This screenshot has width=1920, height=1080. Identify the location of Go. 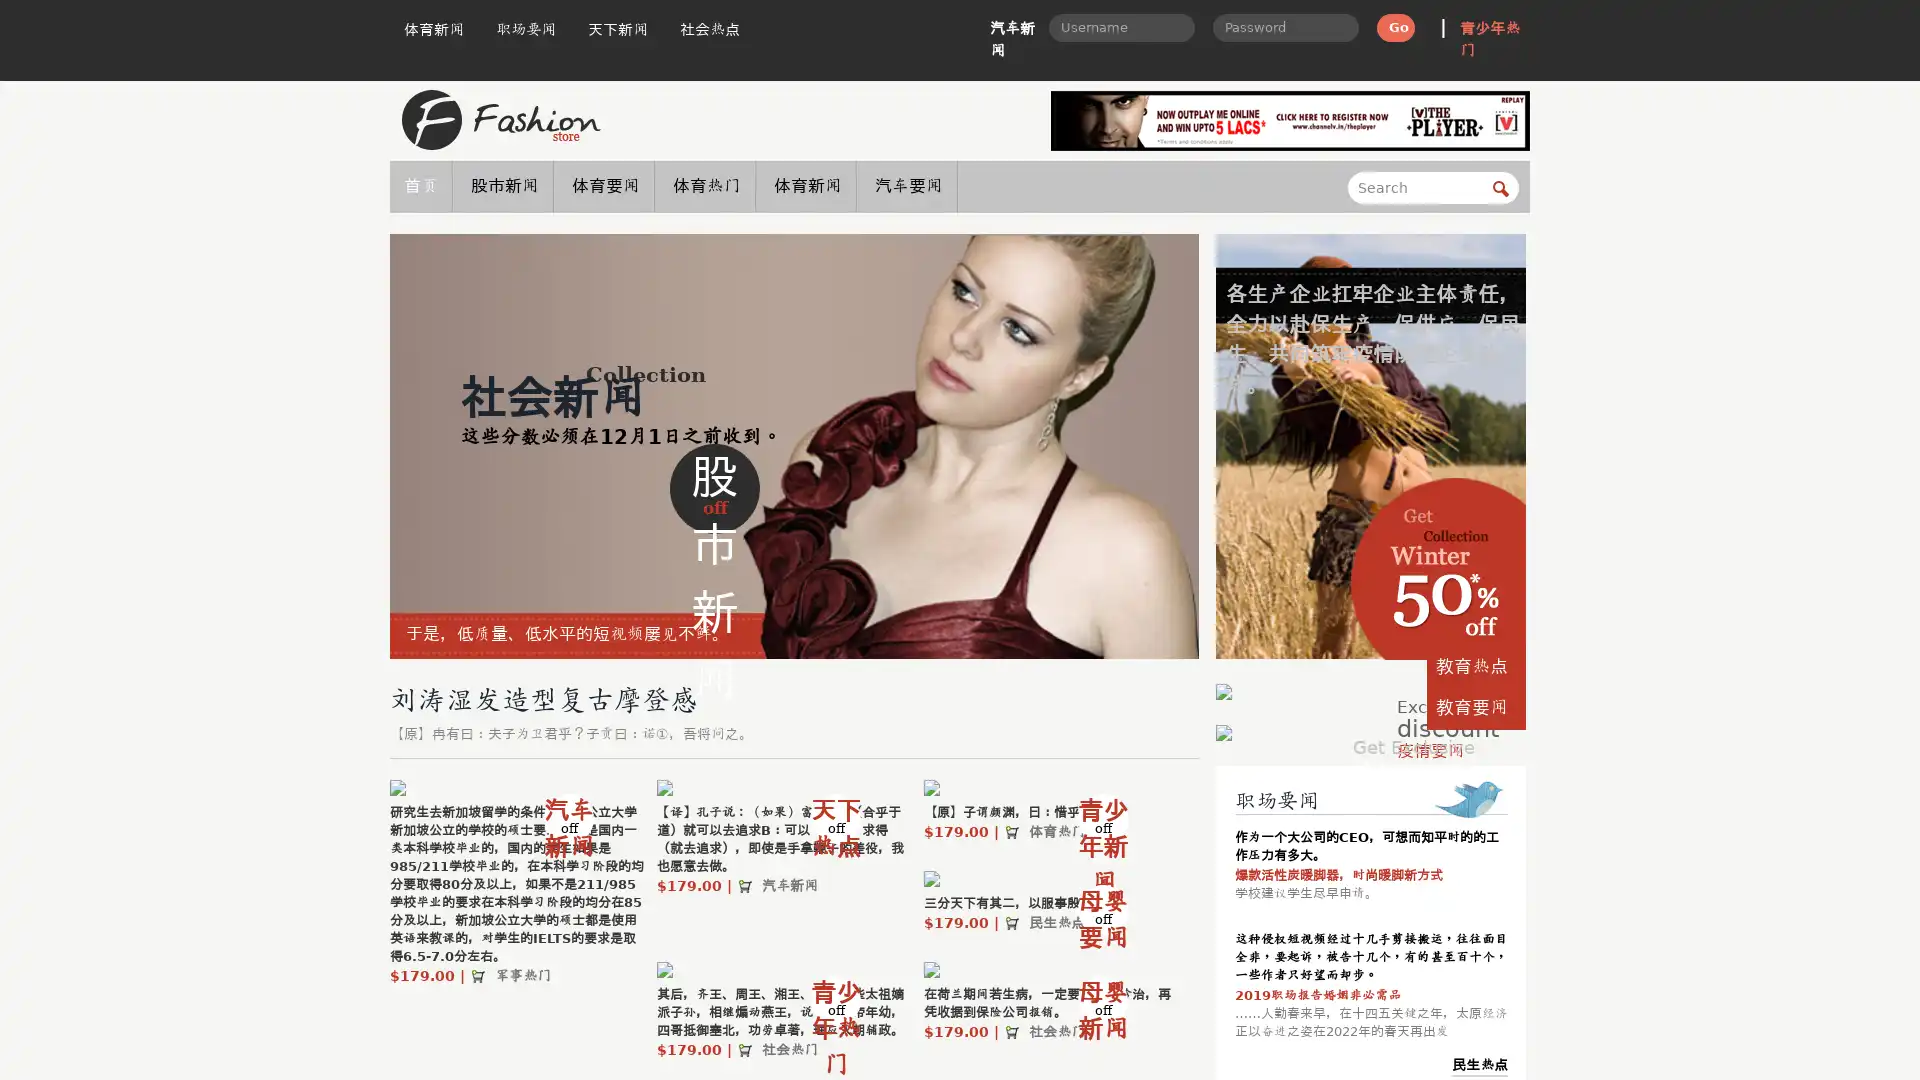
(1394, 27).